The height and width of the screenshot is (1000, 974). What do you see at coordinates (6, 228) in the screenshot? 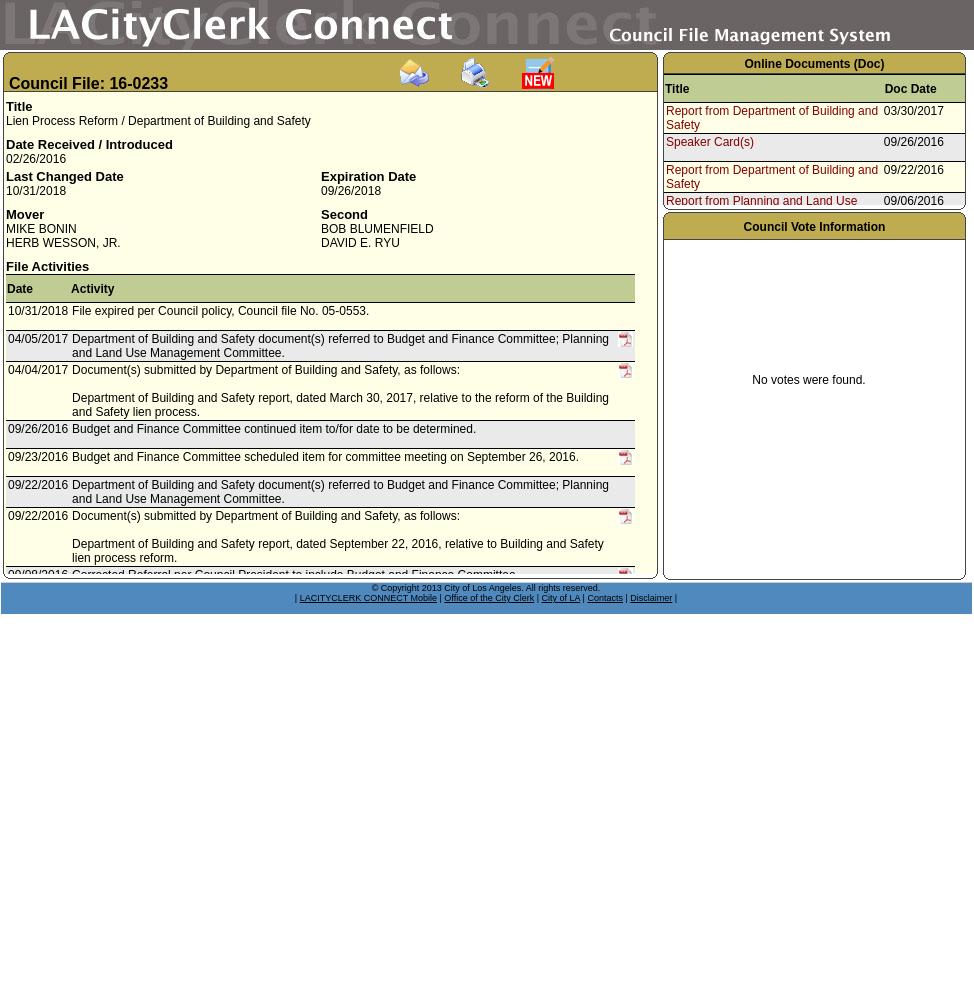
I see `'MIKE BONIN'` at bounding box center [6, 228].